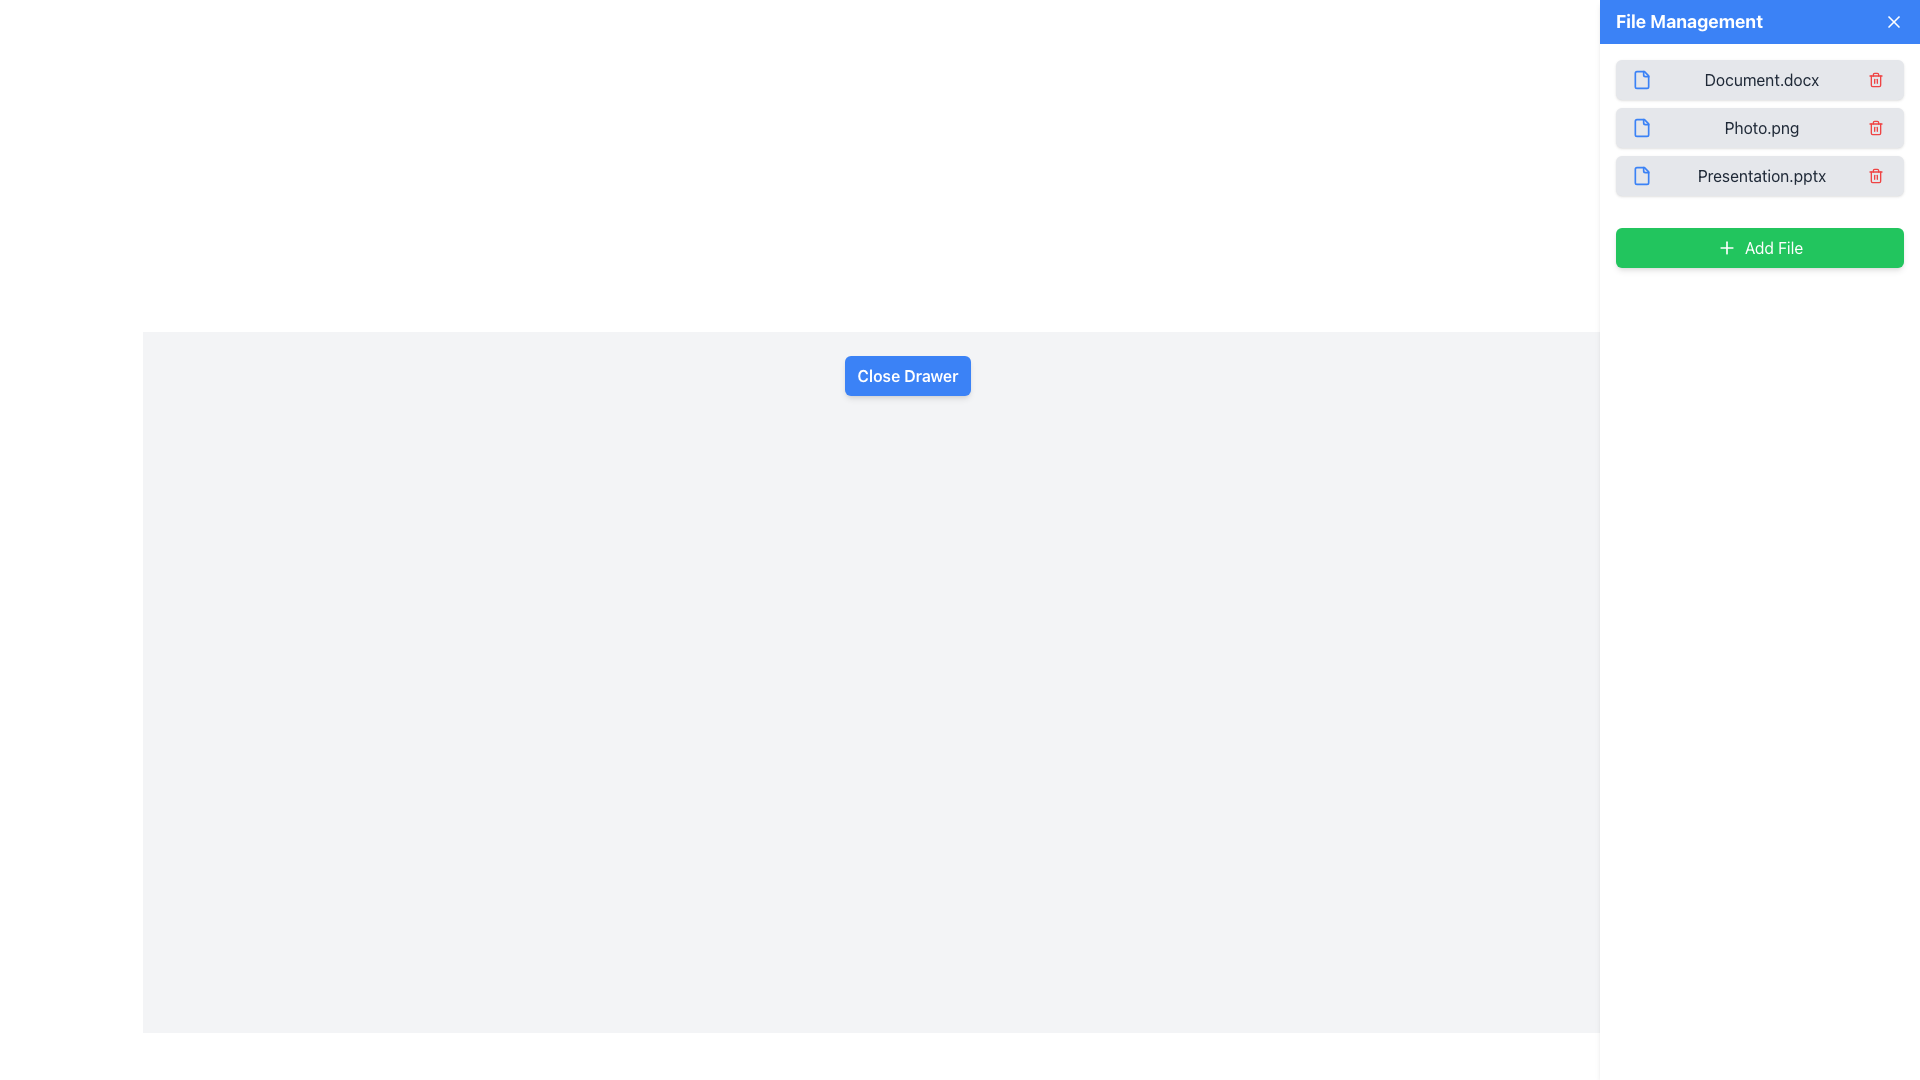 The width and height of the screenshot is (1920, 1080). Describe the element at coordinates (1761, 127) in the screenshot. I see `the text label displaying the name 'Photo.png' located in the second position within the file management system's interface` at that location.